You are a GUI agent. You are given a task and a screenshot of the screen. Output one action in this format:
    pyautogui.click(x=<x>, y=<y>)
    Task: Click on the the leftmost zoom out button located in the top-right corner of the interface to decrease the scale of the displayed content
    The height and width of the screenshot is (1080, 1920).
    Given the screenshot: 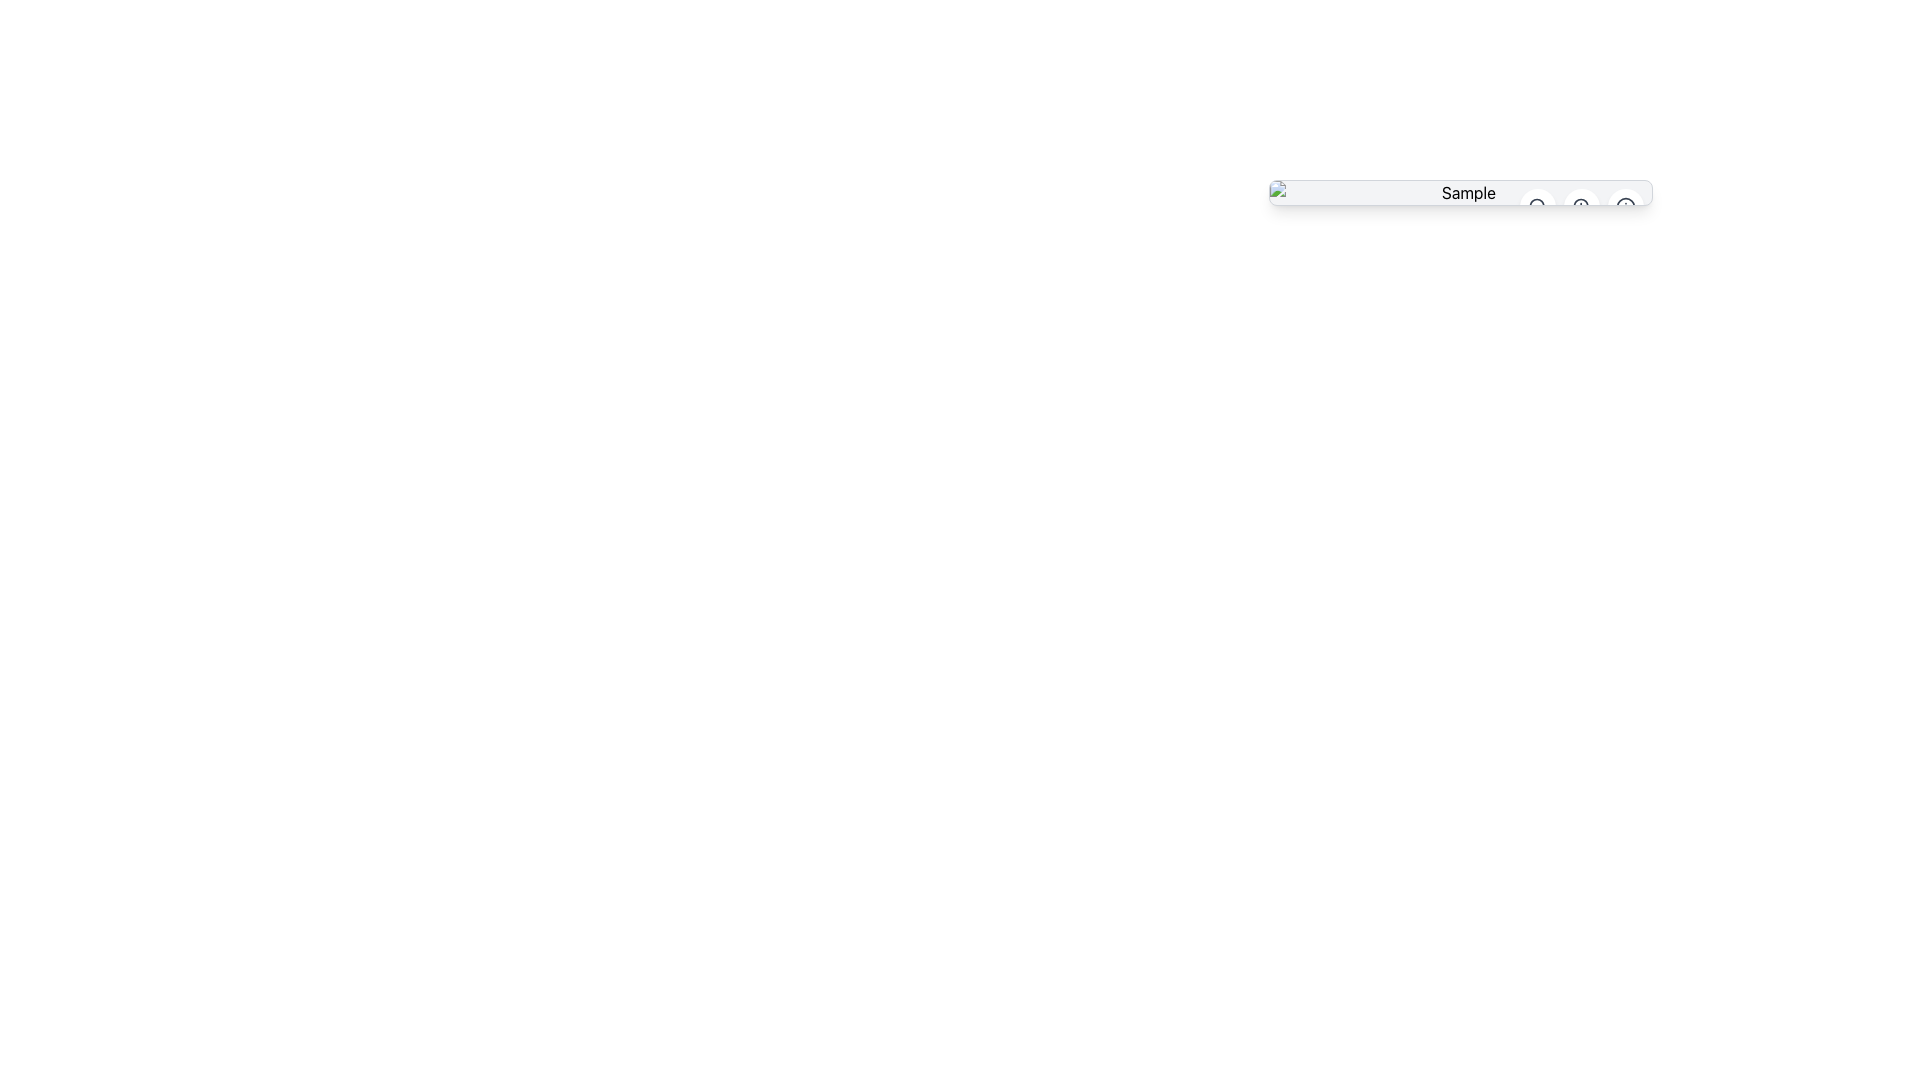 What is the action you would take?
    pyautogui.click(x=1536, y=207)
    